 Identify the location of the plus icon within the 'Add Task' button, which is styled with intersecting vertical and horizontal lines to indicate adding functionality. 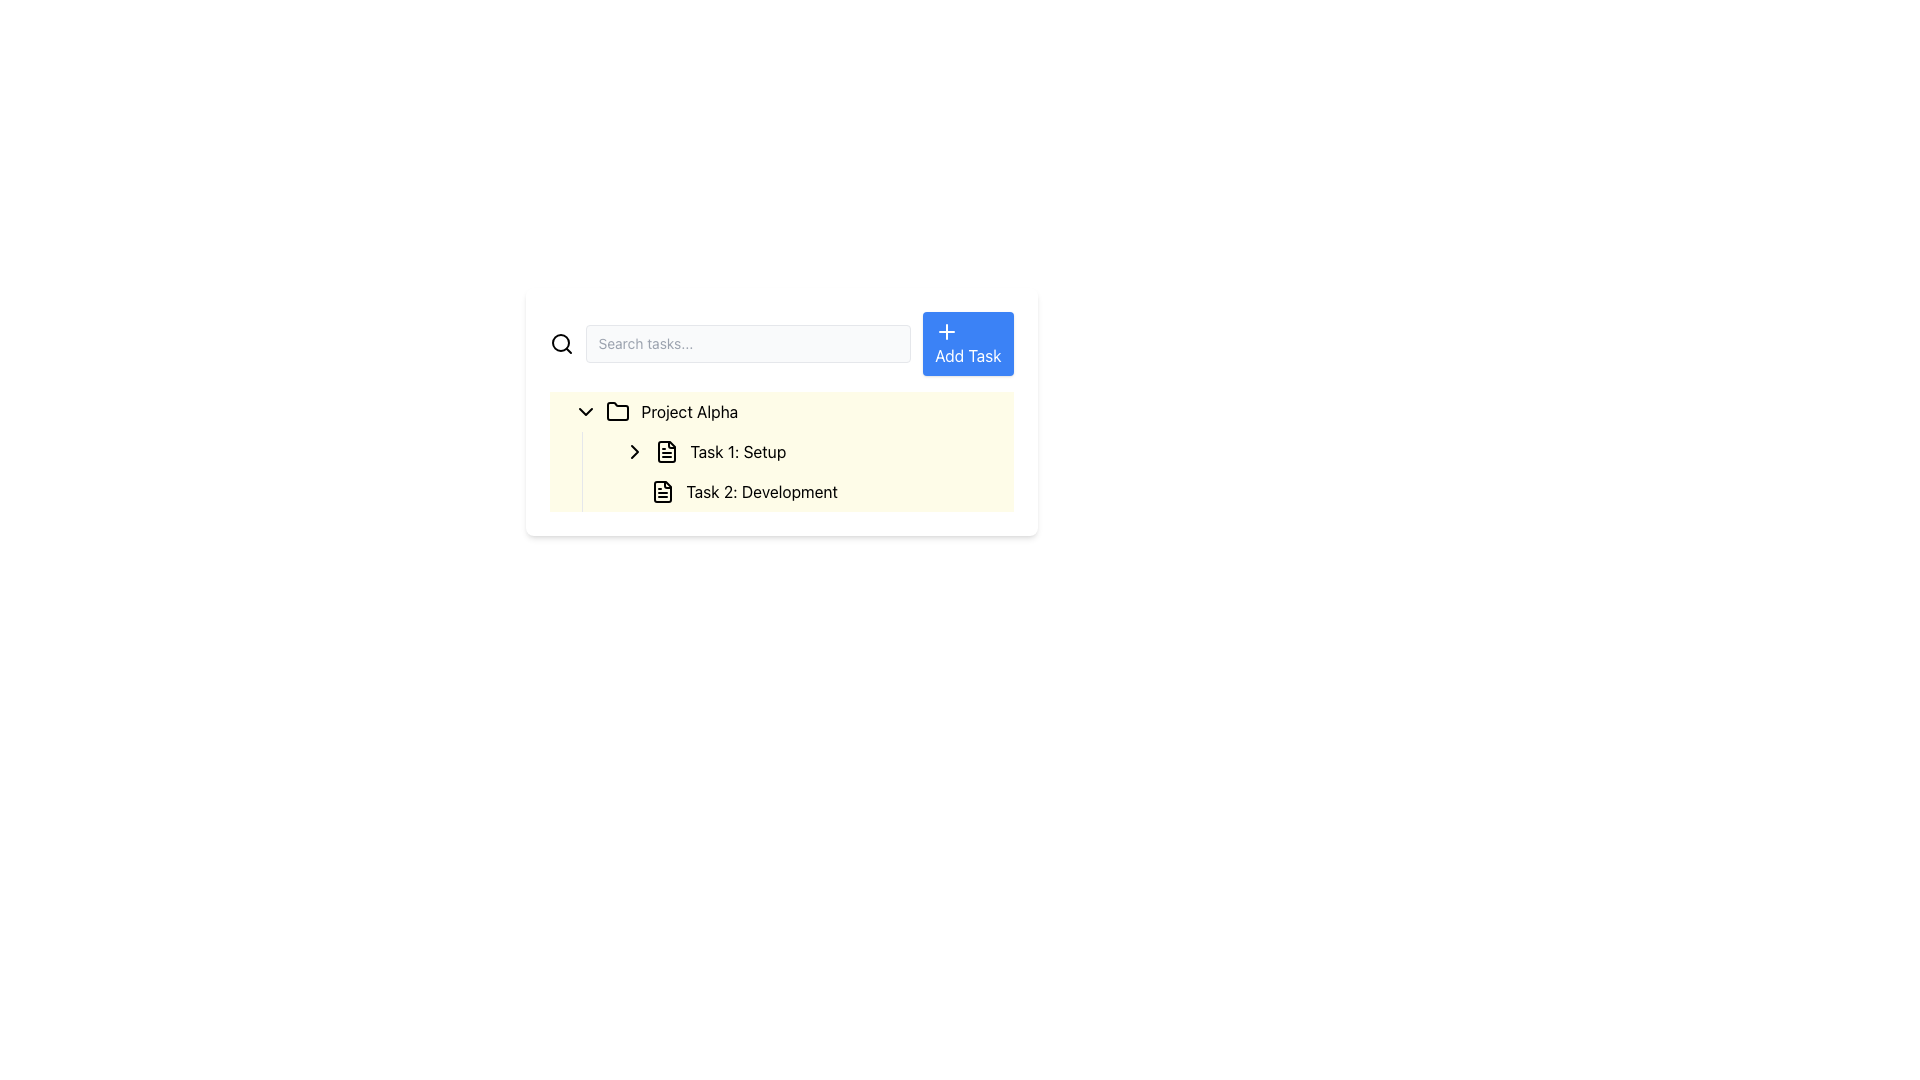
(946, 330).